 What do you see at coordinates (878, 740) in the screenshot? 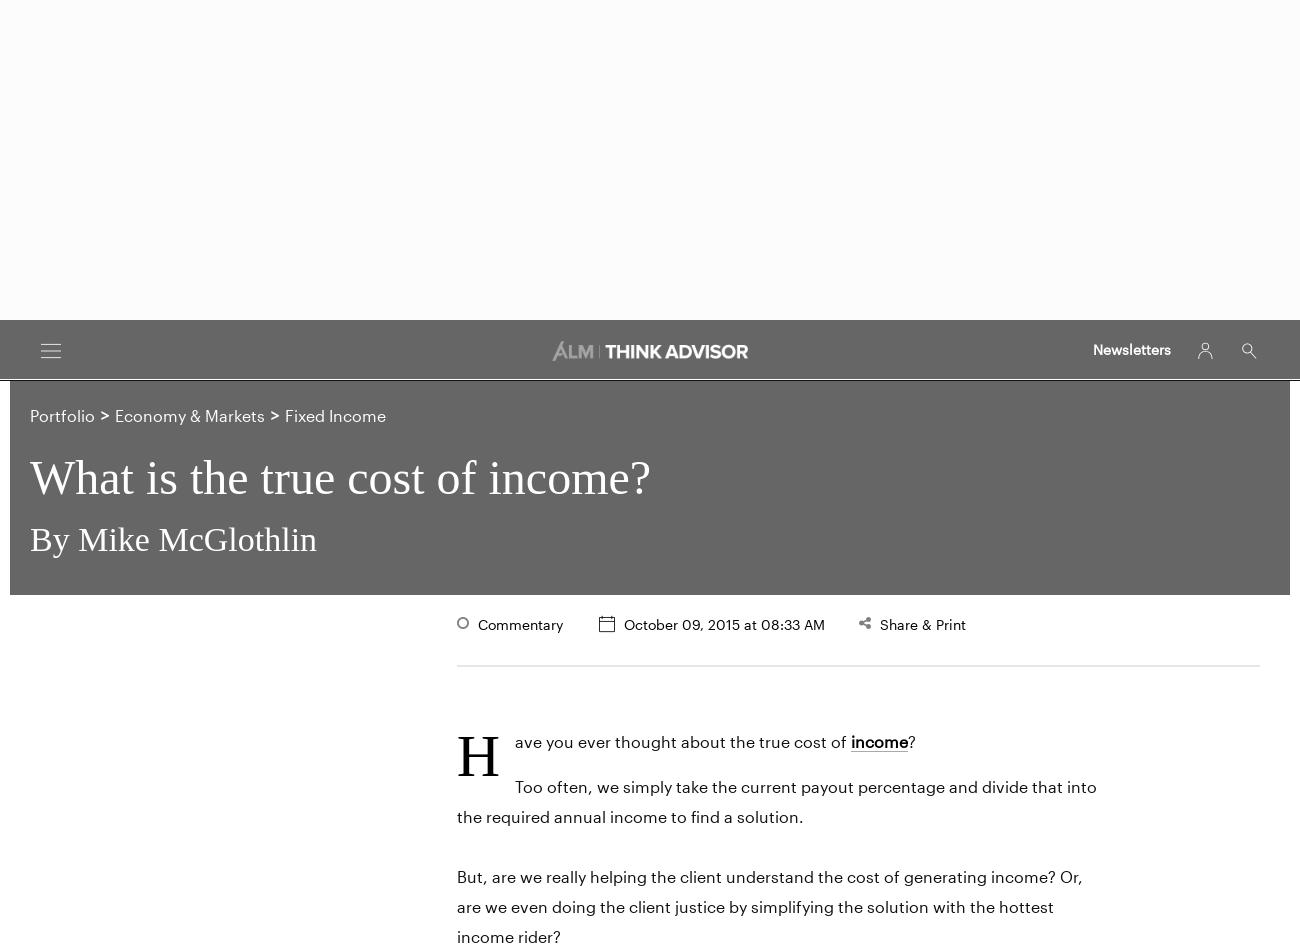
I see `'income'` at bounding box center [878, 740].